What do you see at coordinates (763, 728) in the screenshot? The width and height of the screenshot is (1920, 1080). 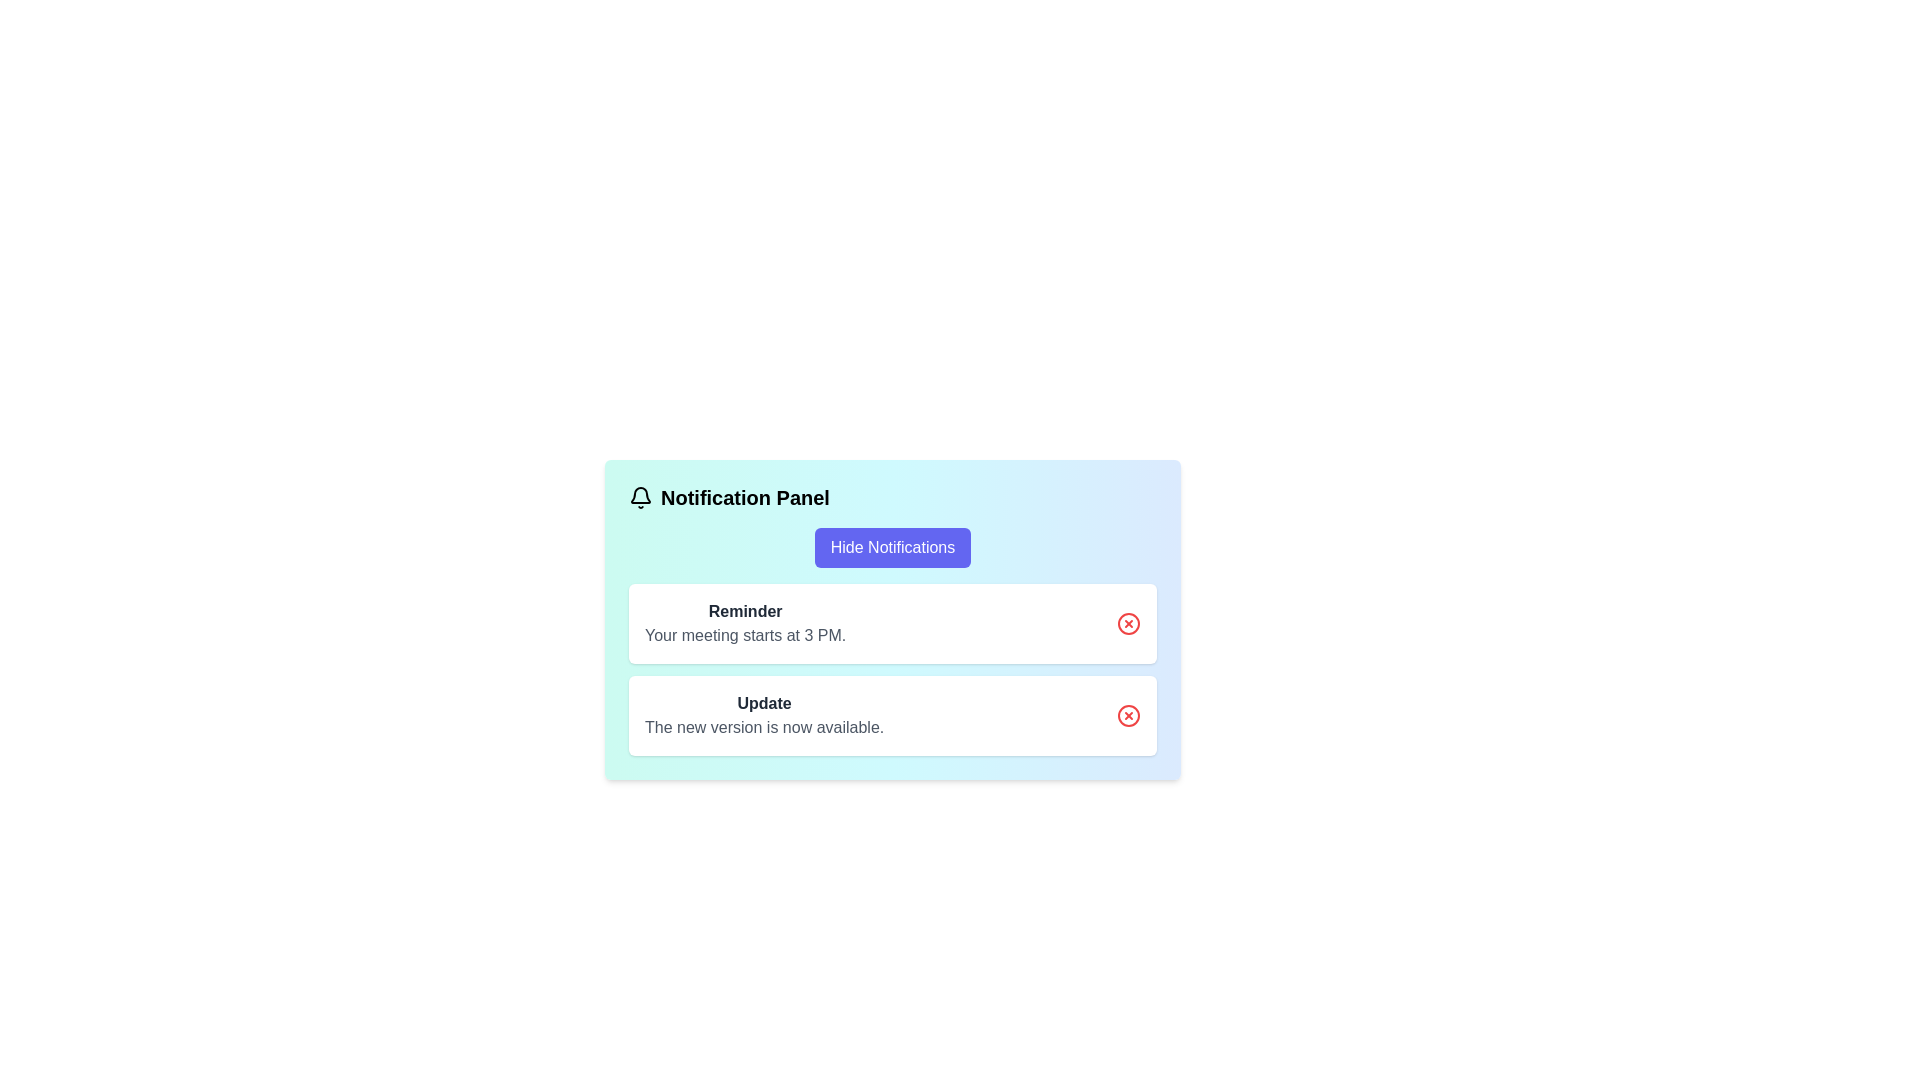 I see `static text that says 'The new version is now available.' which is styled in gray and located below the 'Update' title in the notification card` at bounding box center [763, 728].